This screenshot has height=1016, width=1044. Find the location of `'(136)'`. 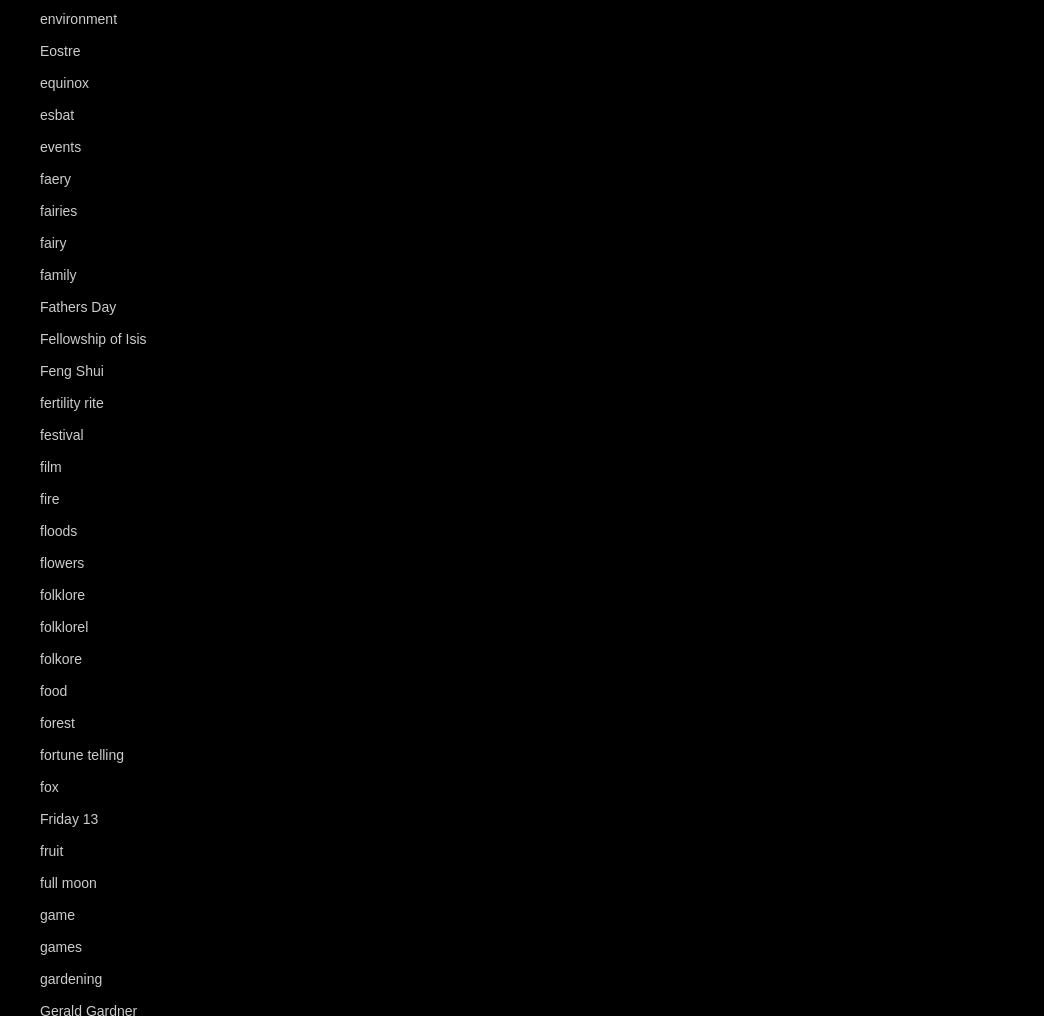

'(136)' is located at coordinates (108, 83).